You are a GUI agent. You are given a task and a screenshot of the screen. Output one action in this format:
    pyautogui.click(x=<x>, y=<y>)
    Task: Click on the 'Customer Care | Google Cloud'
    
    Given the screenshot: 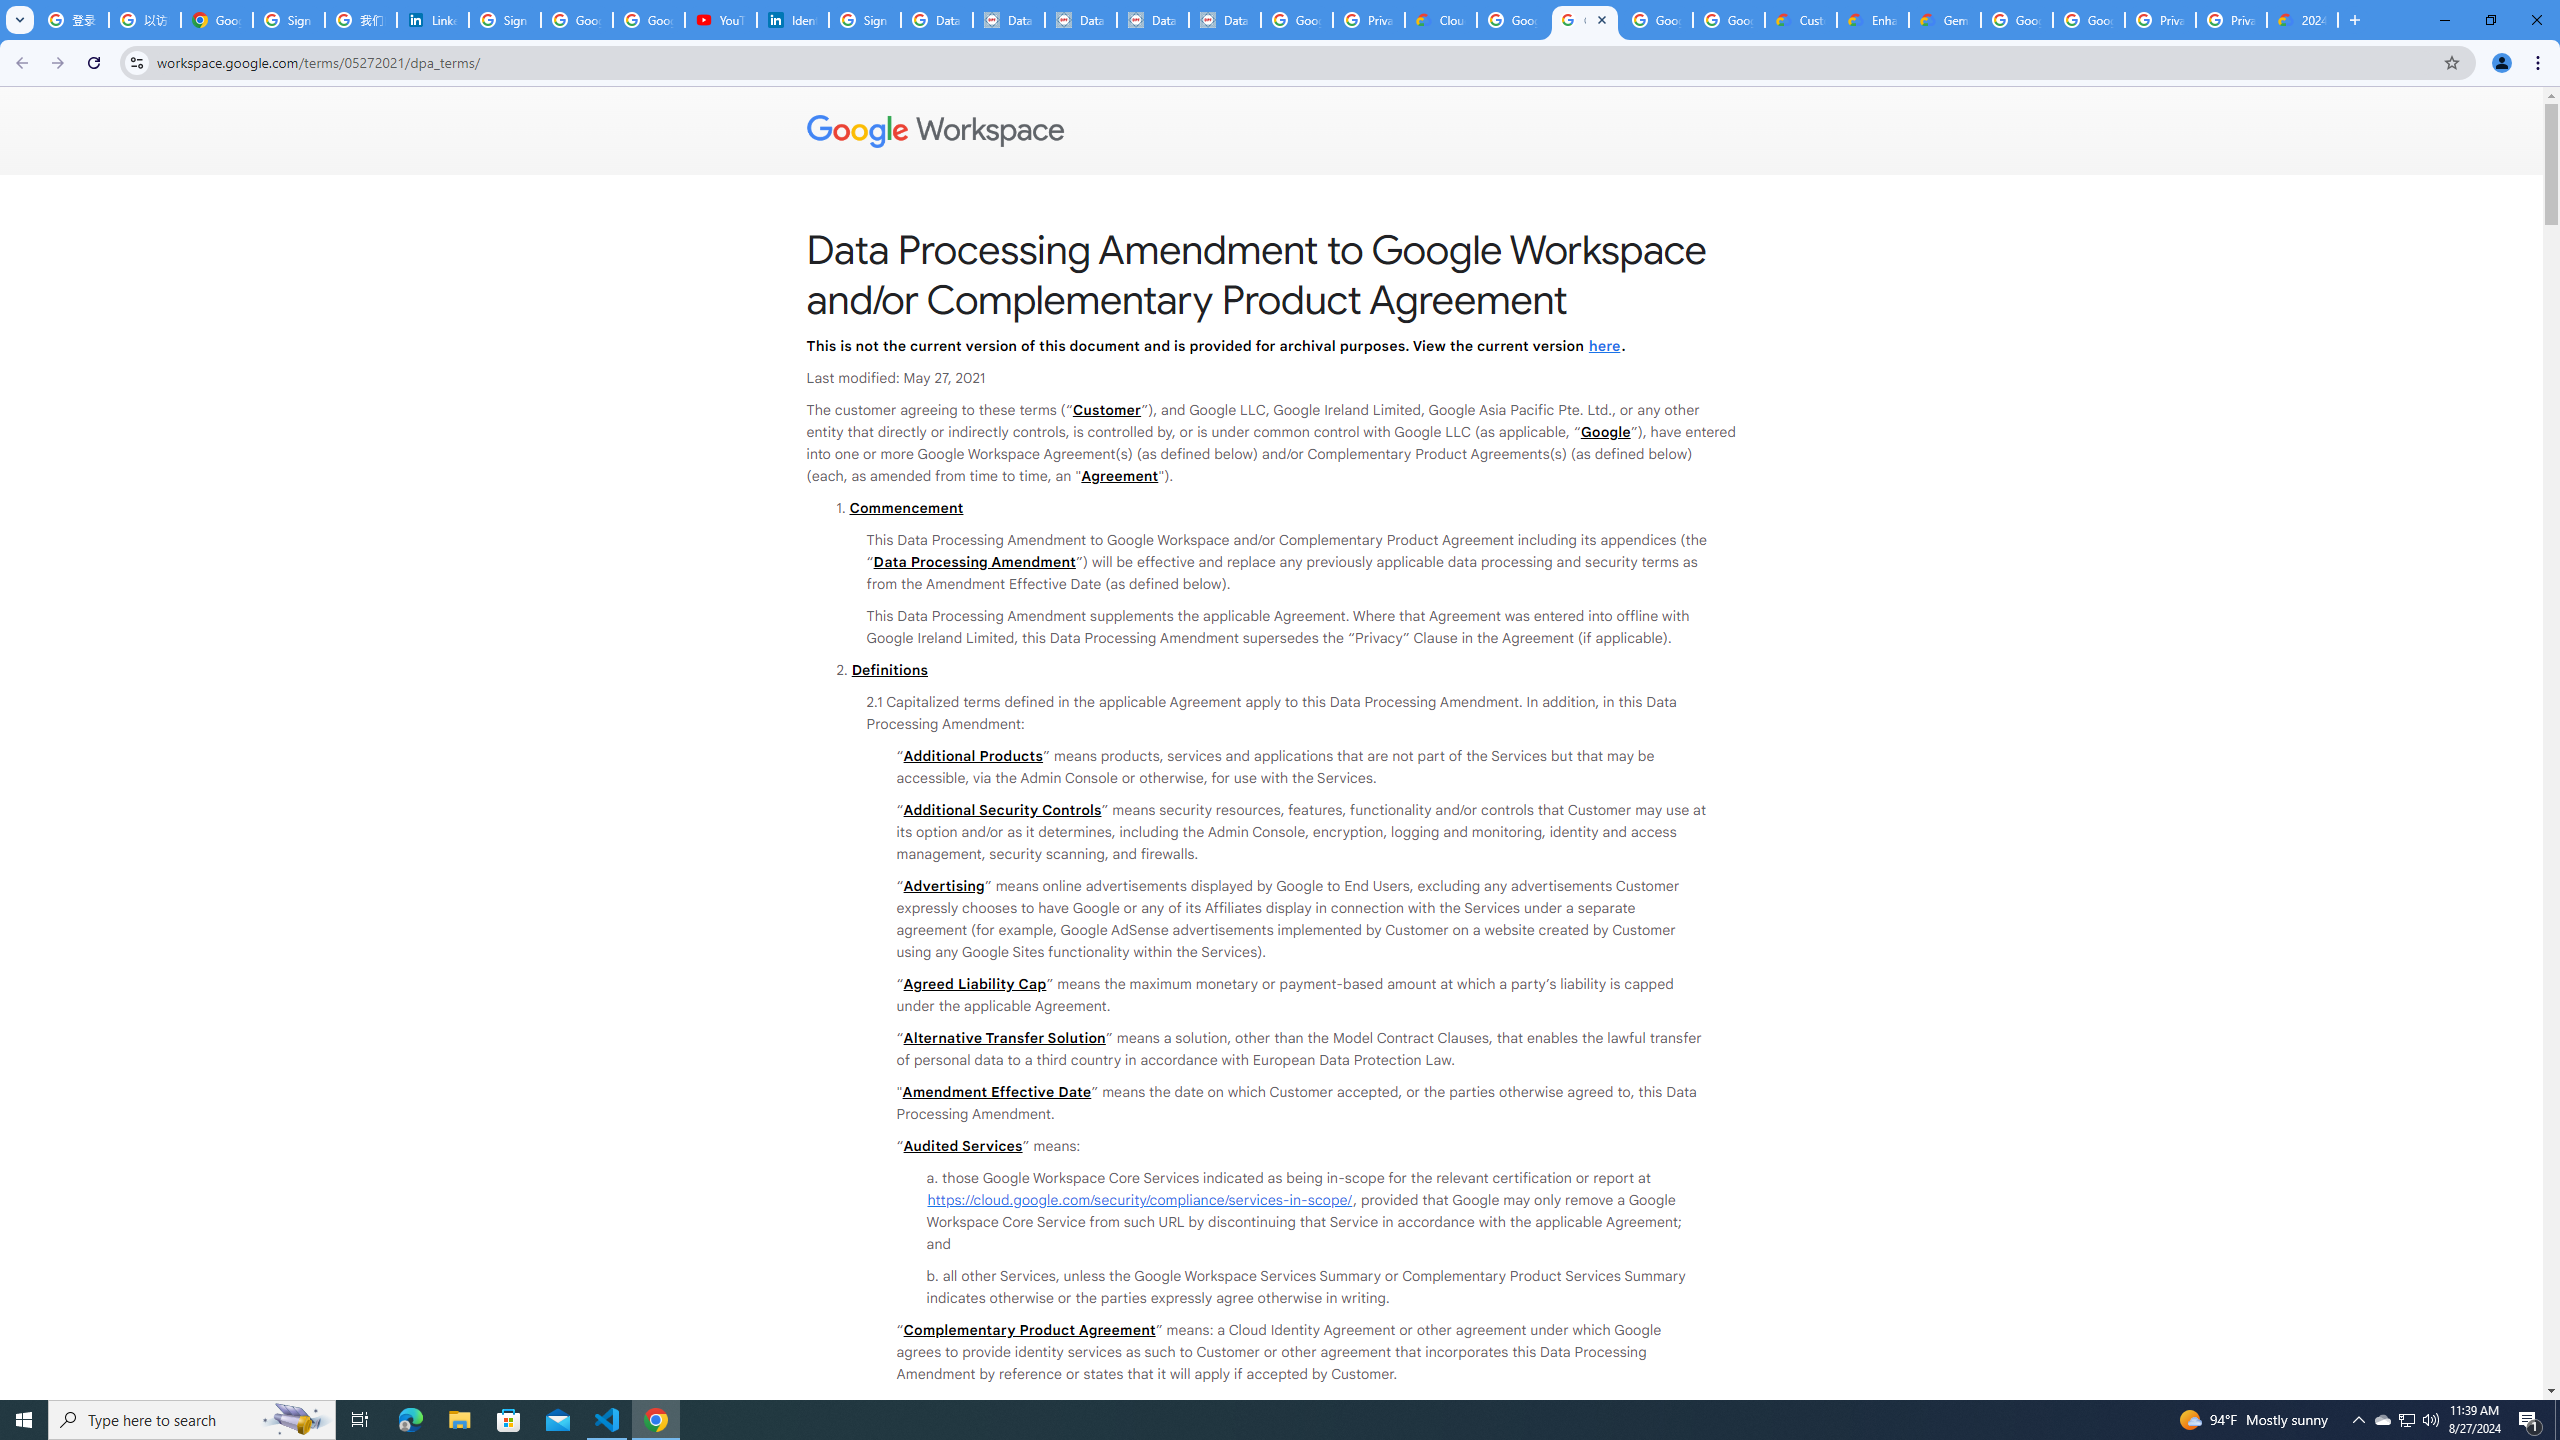 What is the action you would take?
    pyautogui.click(x=1799, y=19)
    